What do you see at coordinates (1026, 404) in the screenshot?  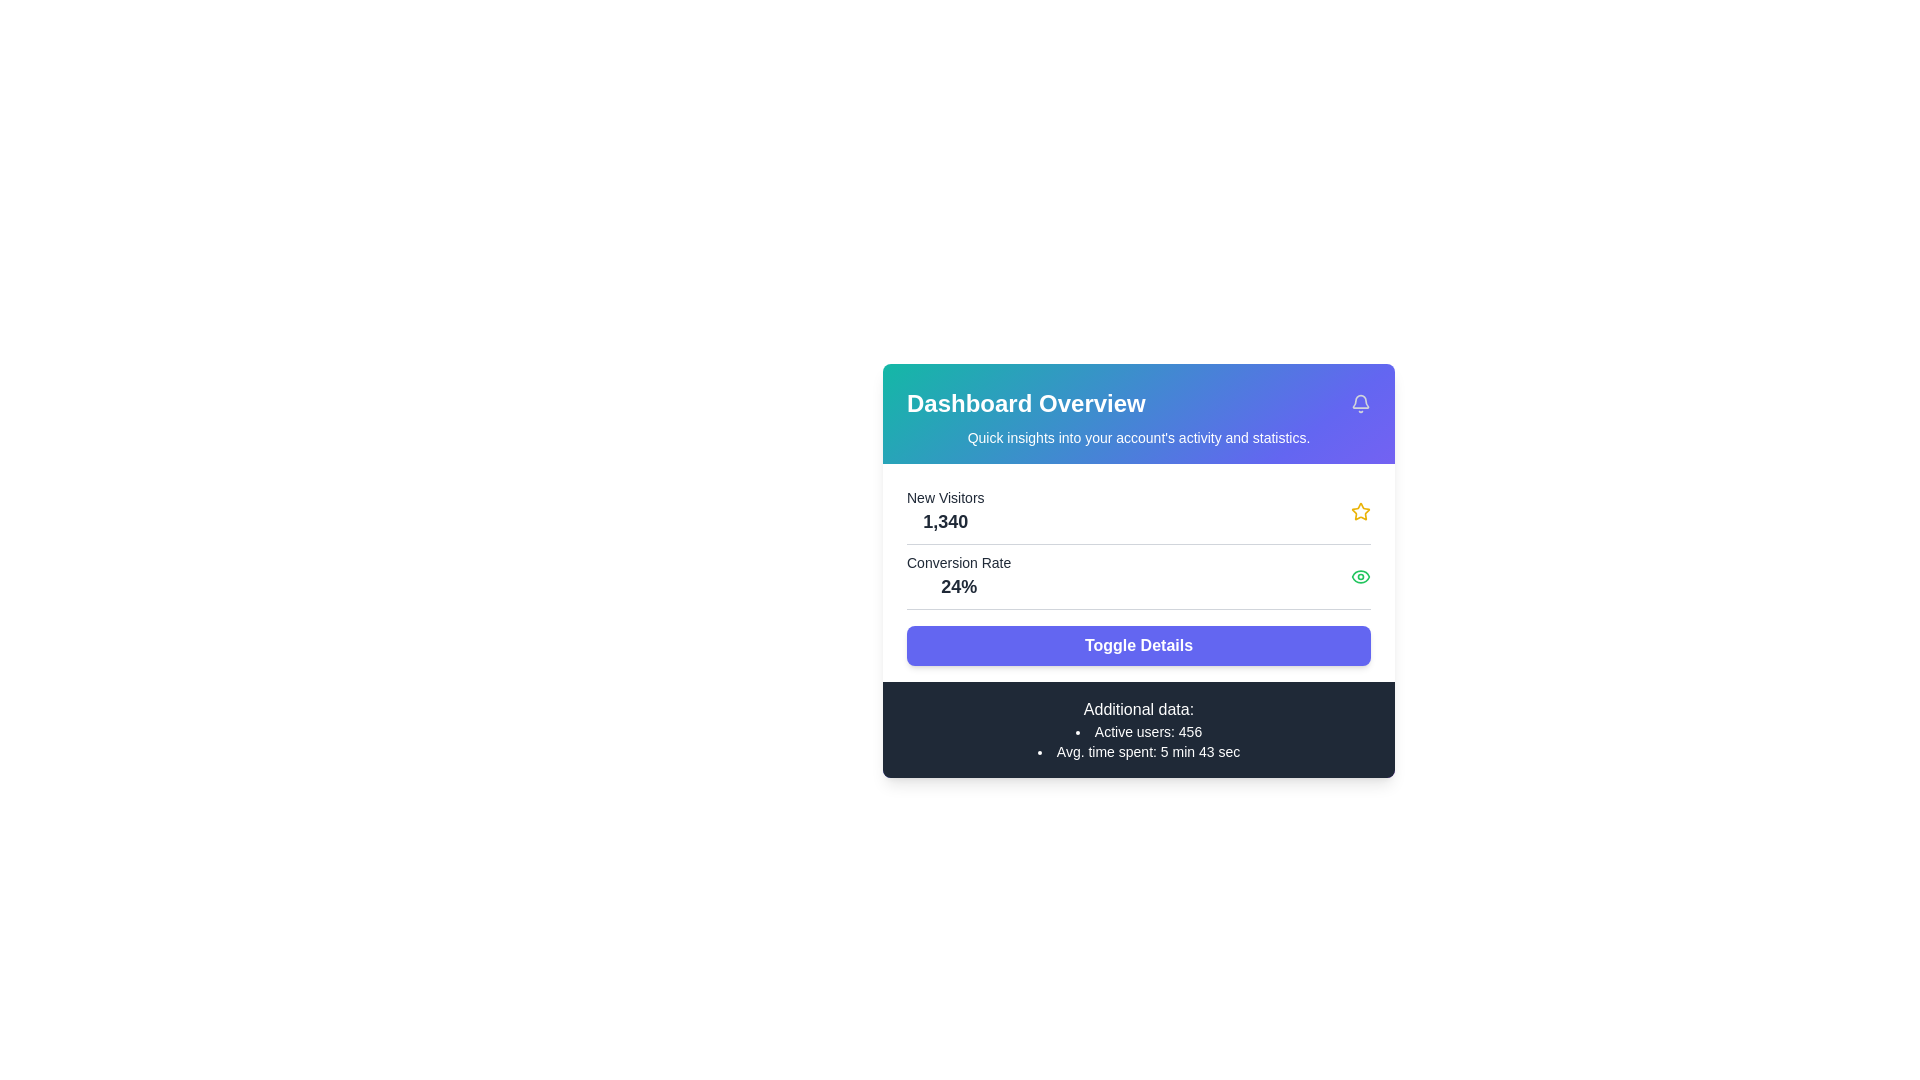 I see `the text element displaying 'Dashboard Overview'` at bounding box center [1026, 404].